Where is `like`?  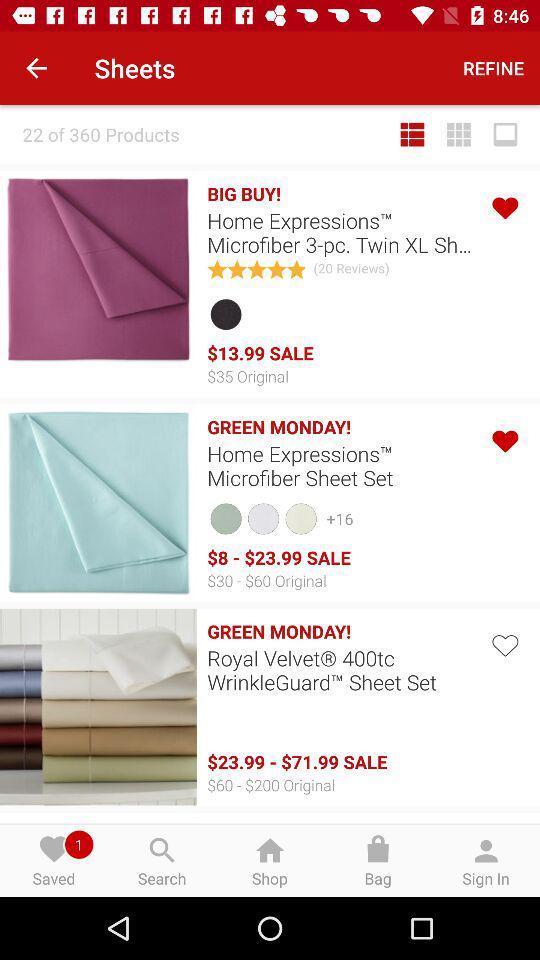 like is located at coordinates (503, 439).